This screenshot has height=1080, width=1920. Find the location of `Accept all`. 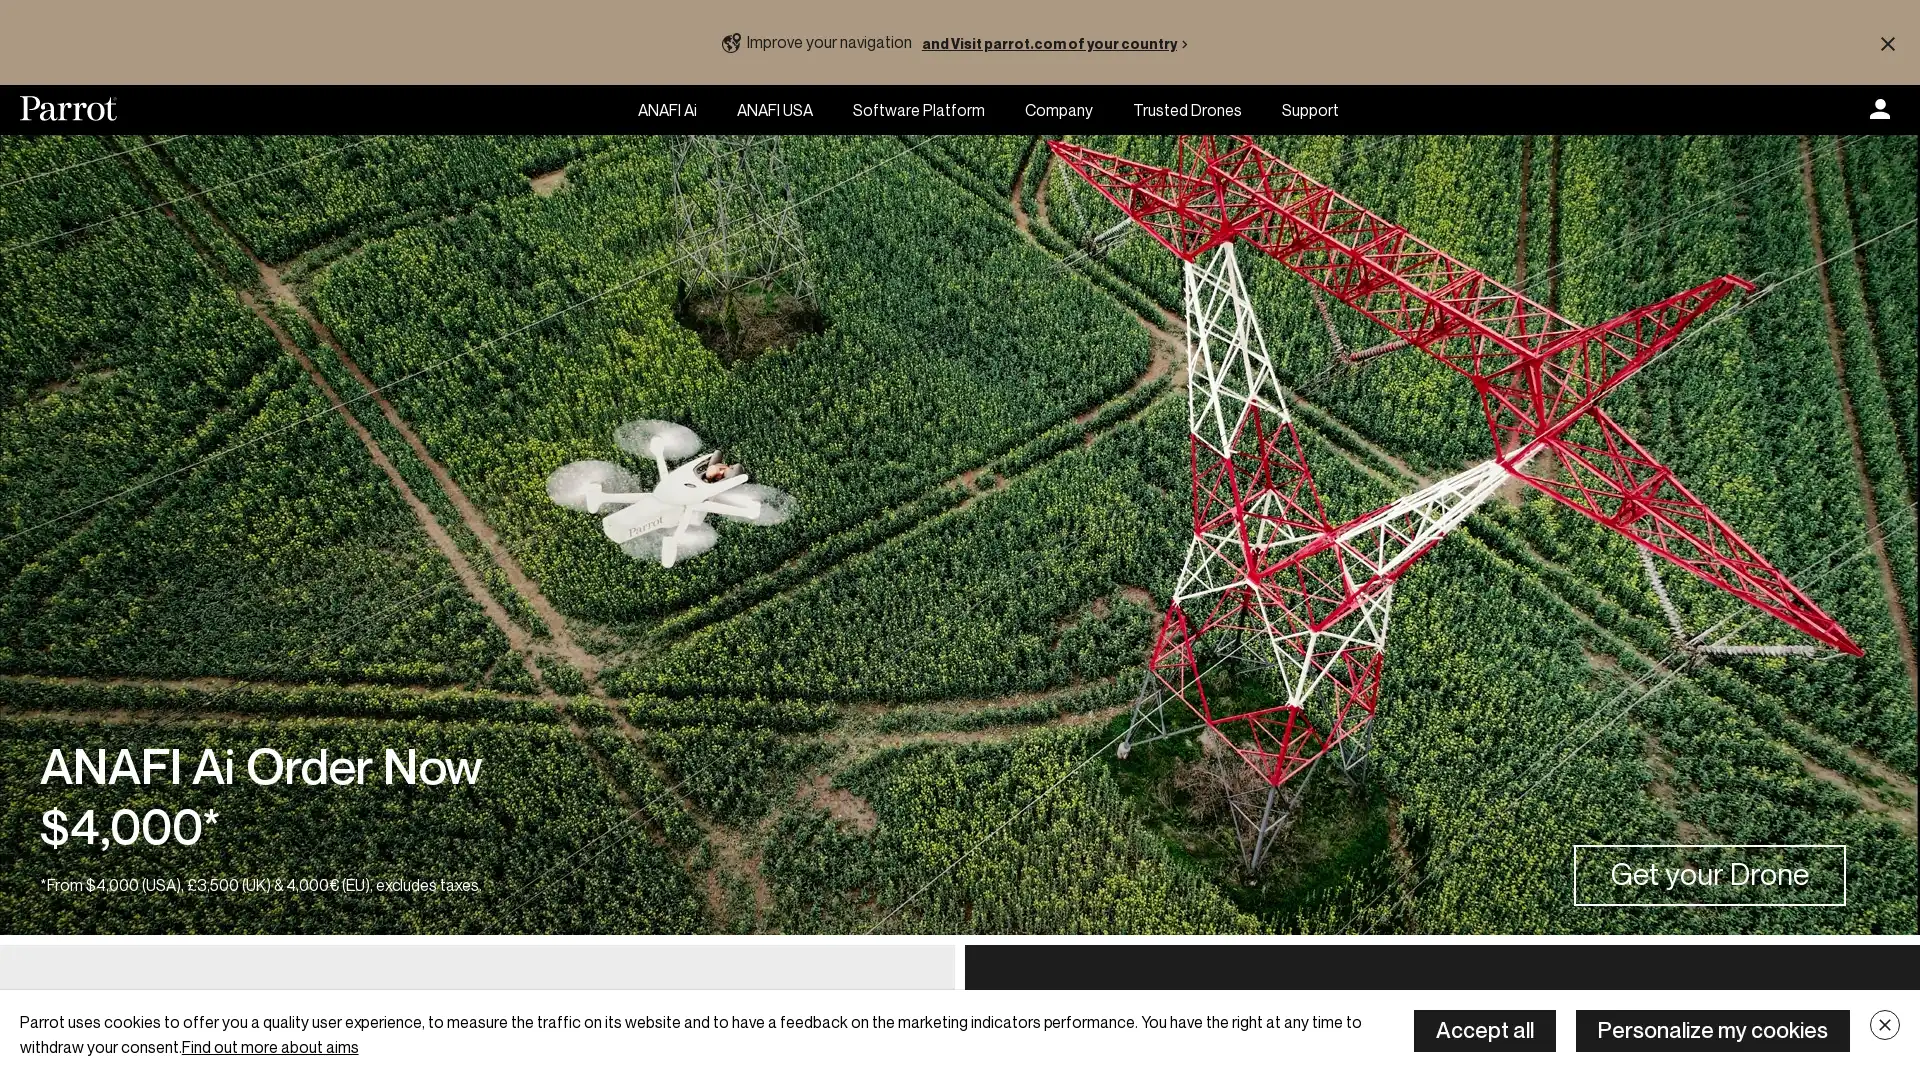

Accept all is located at coordinates (1484, 1030).